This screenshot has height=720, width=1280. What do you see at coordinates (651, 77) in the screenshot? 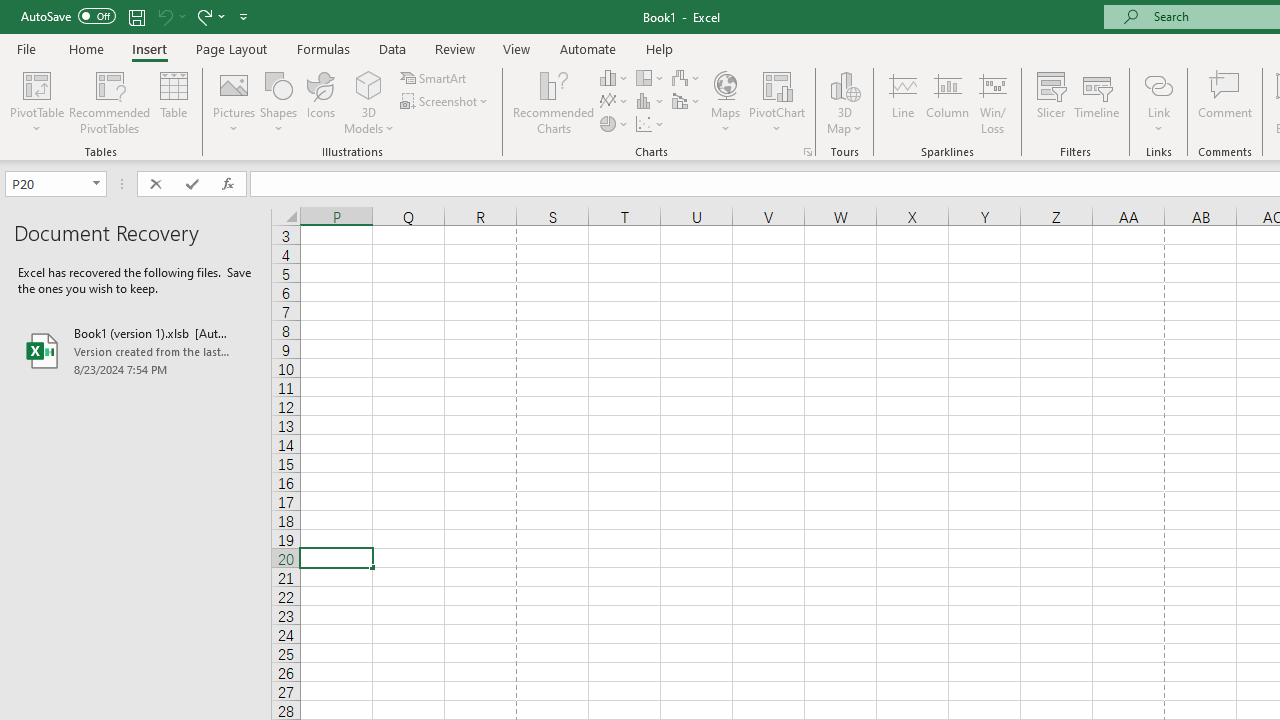
I see `'Insert Hierarchy Chart'` at bounding box center [651, 77].